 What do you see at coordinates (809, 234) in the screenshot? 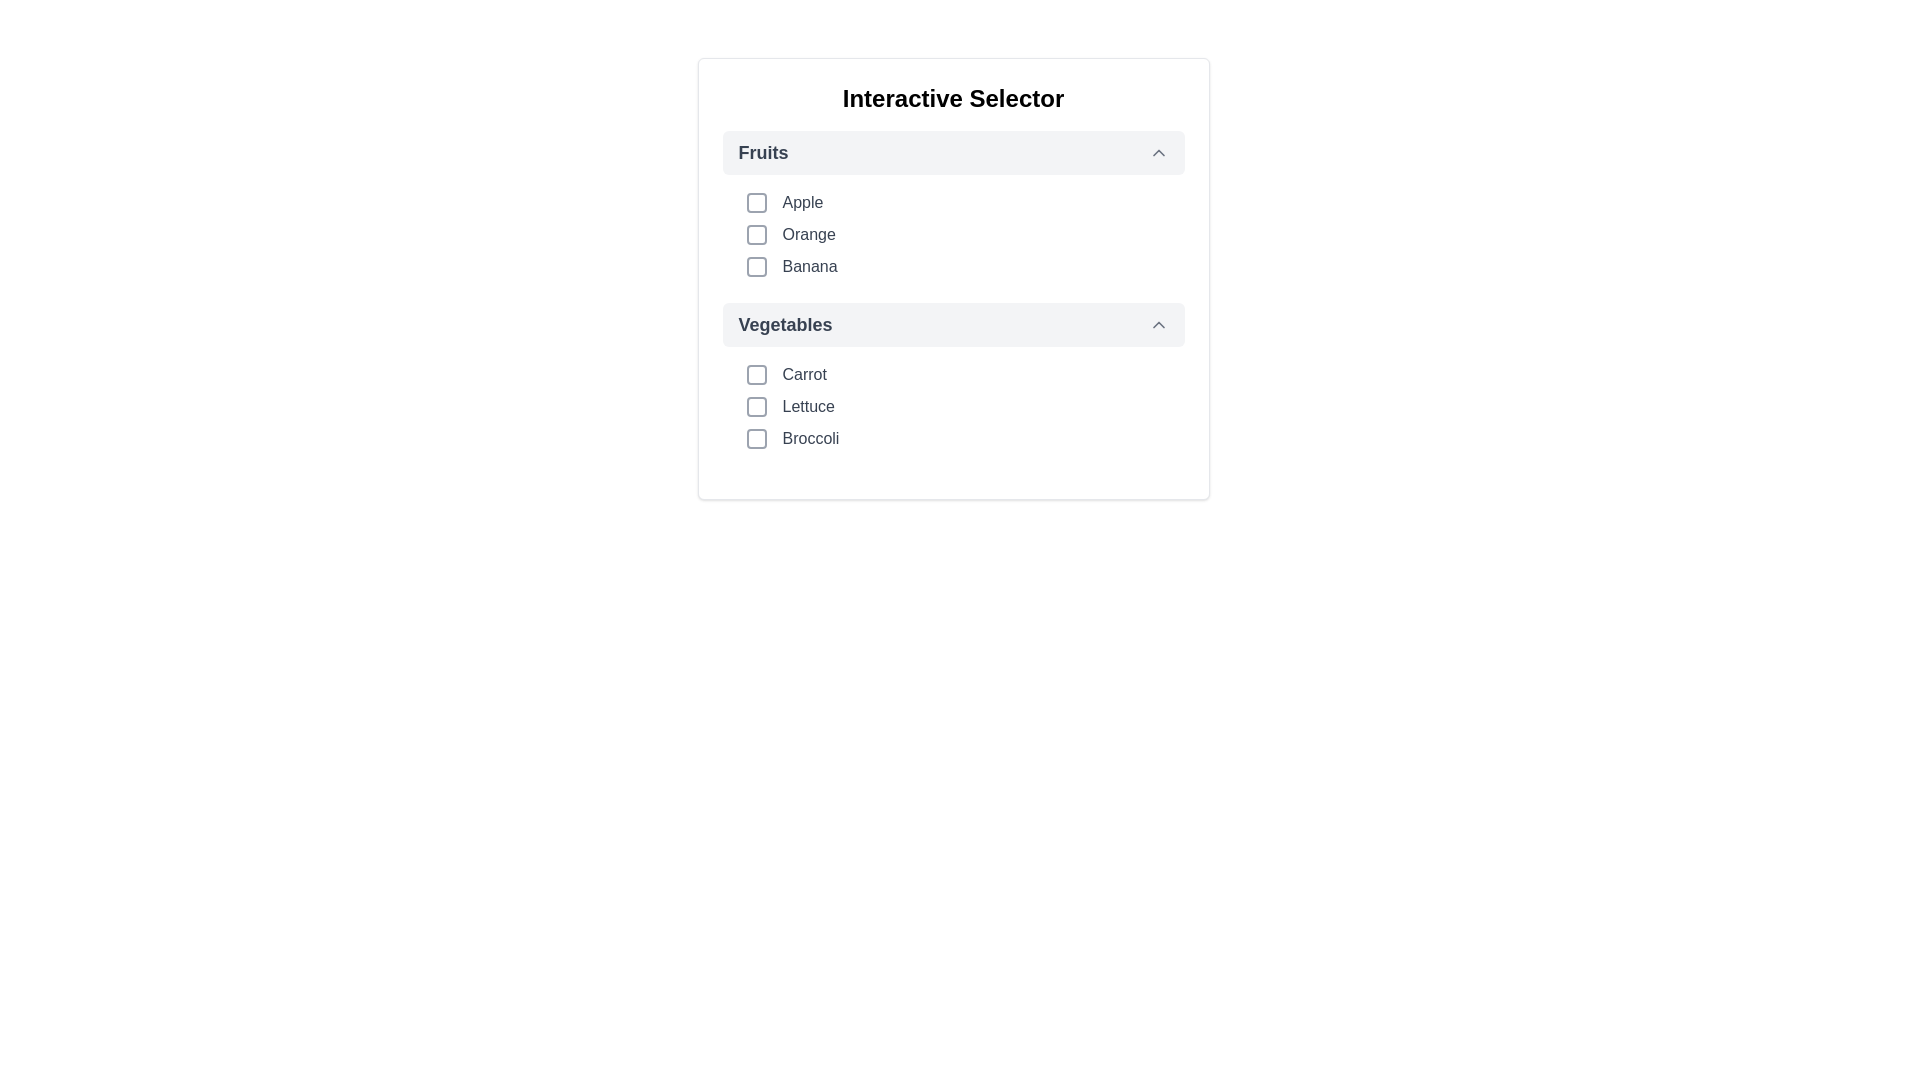
I see `the text label that describes the checkbox for the 'Fruits' section, which is located between the labels for 'Apple' and 'Banana'` at bounding box center [809, 234].